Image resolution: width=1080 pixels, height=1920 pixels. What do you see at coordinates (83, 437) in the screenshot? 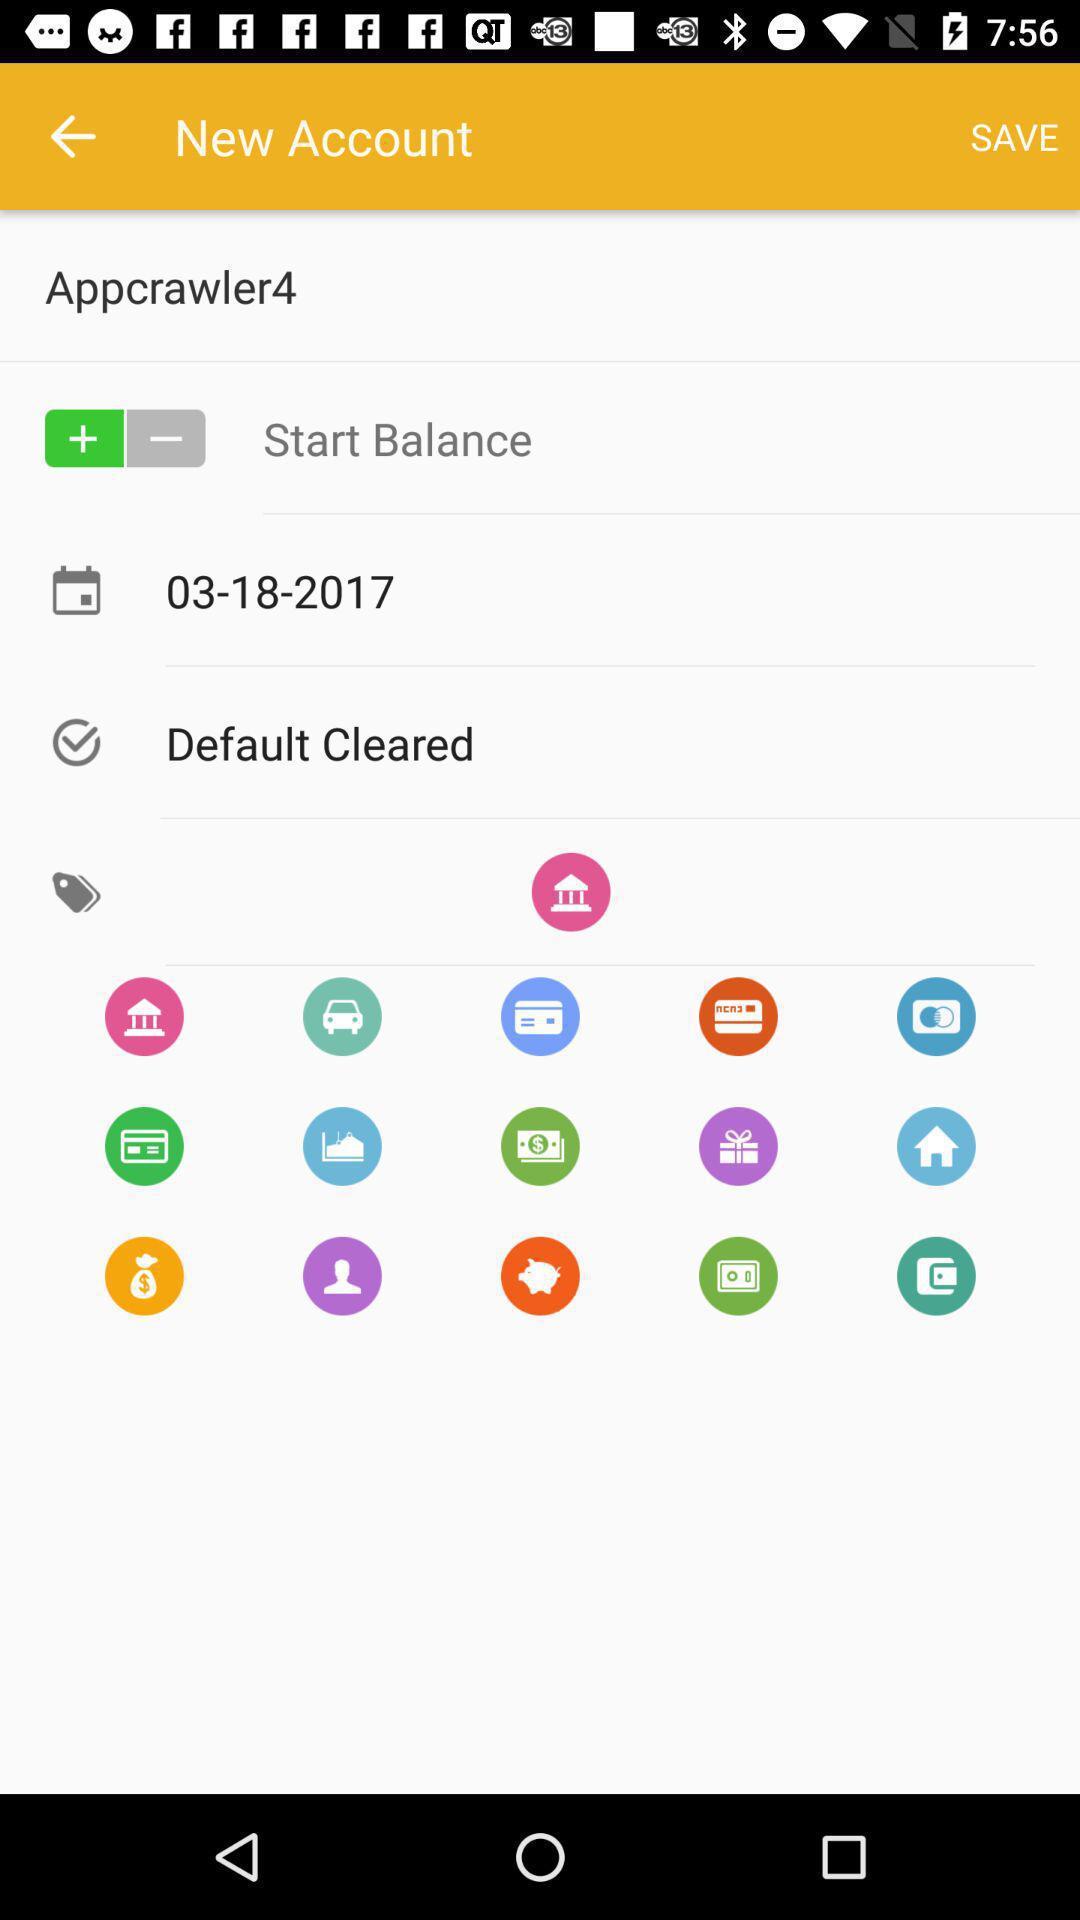
I see `the add icon` at bounding box center [83, 437].